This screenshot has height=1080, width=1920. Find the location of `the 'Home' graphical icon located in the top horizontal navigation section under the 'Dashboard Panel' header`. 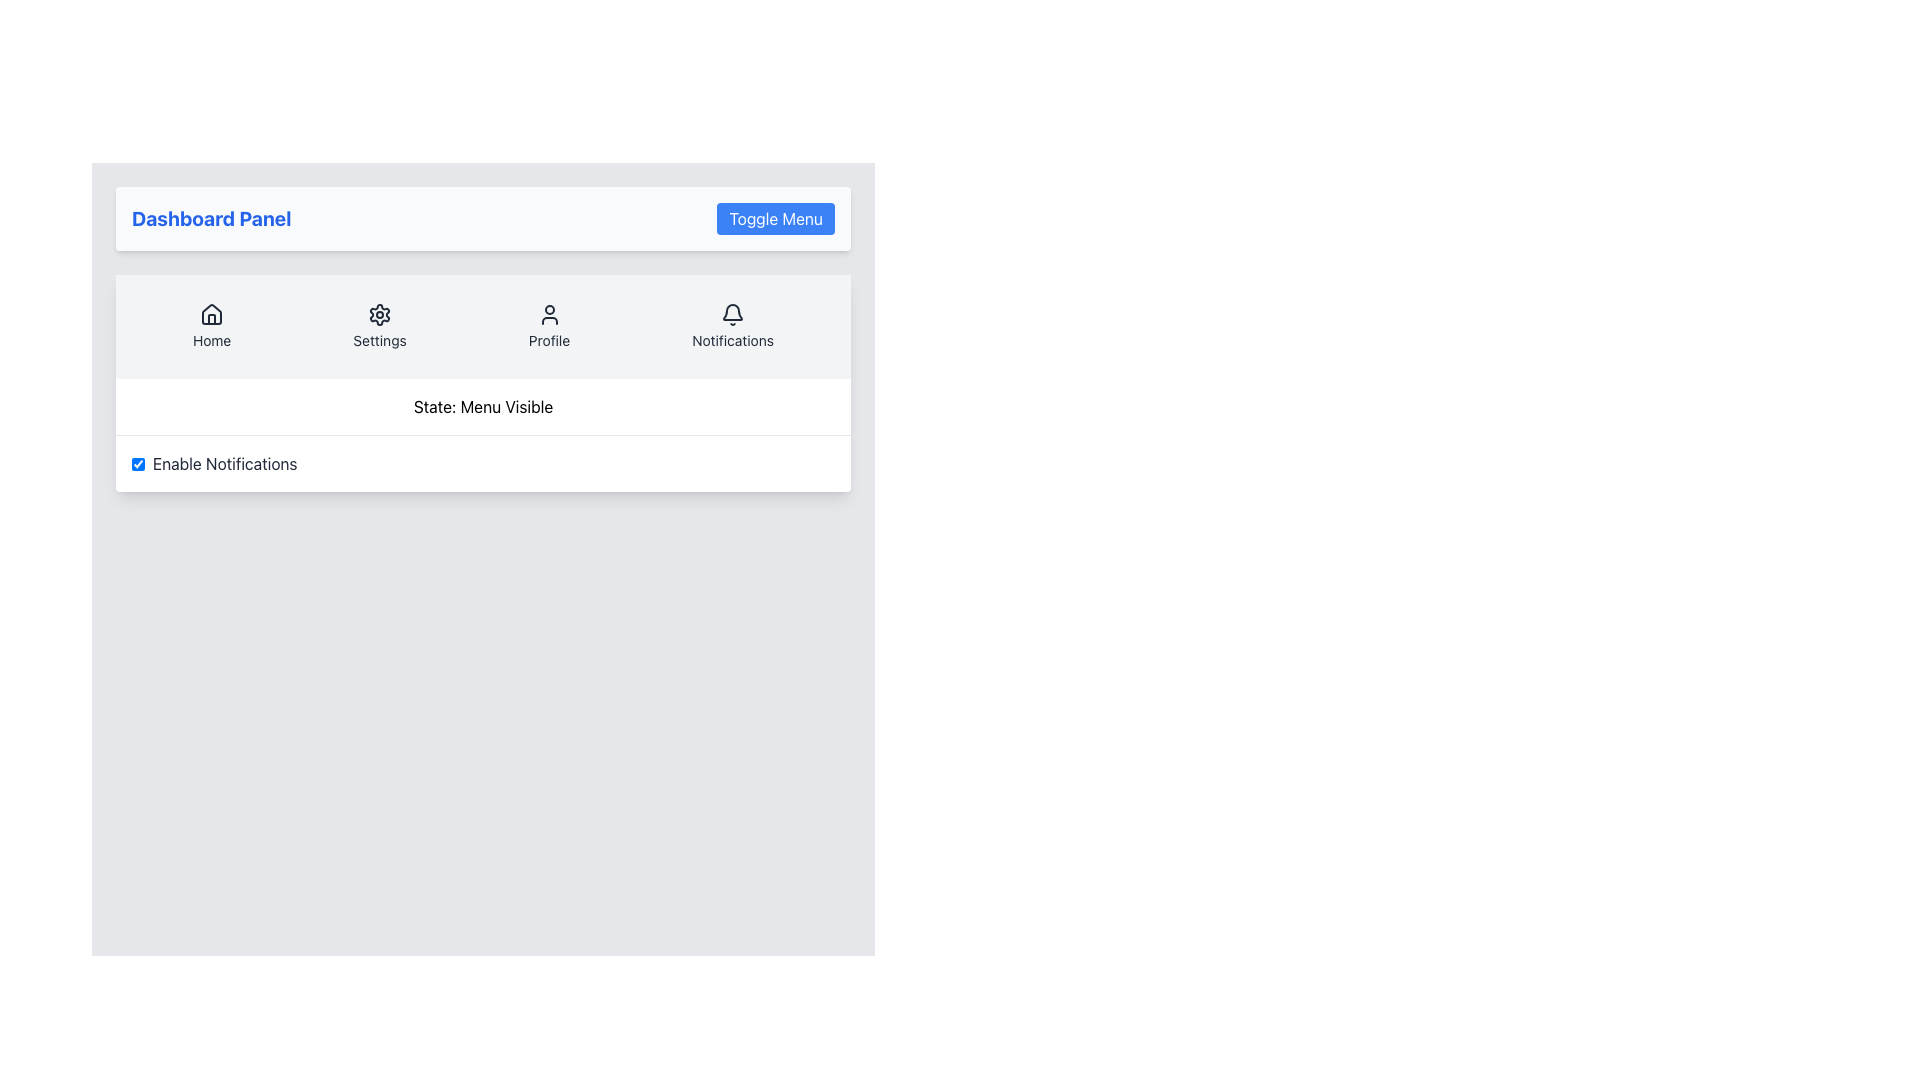

the 'Home' graphical icon located in the top horizontal navigation section under the 'Dashboard Panel' header is located at coordinates (212, 314).